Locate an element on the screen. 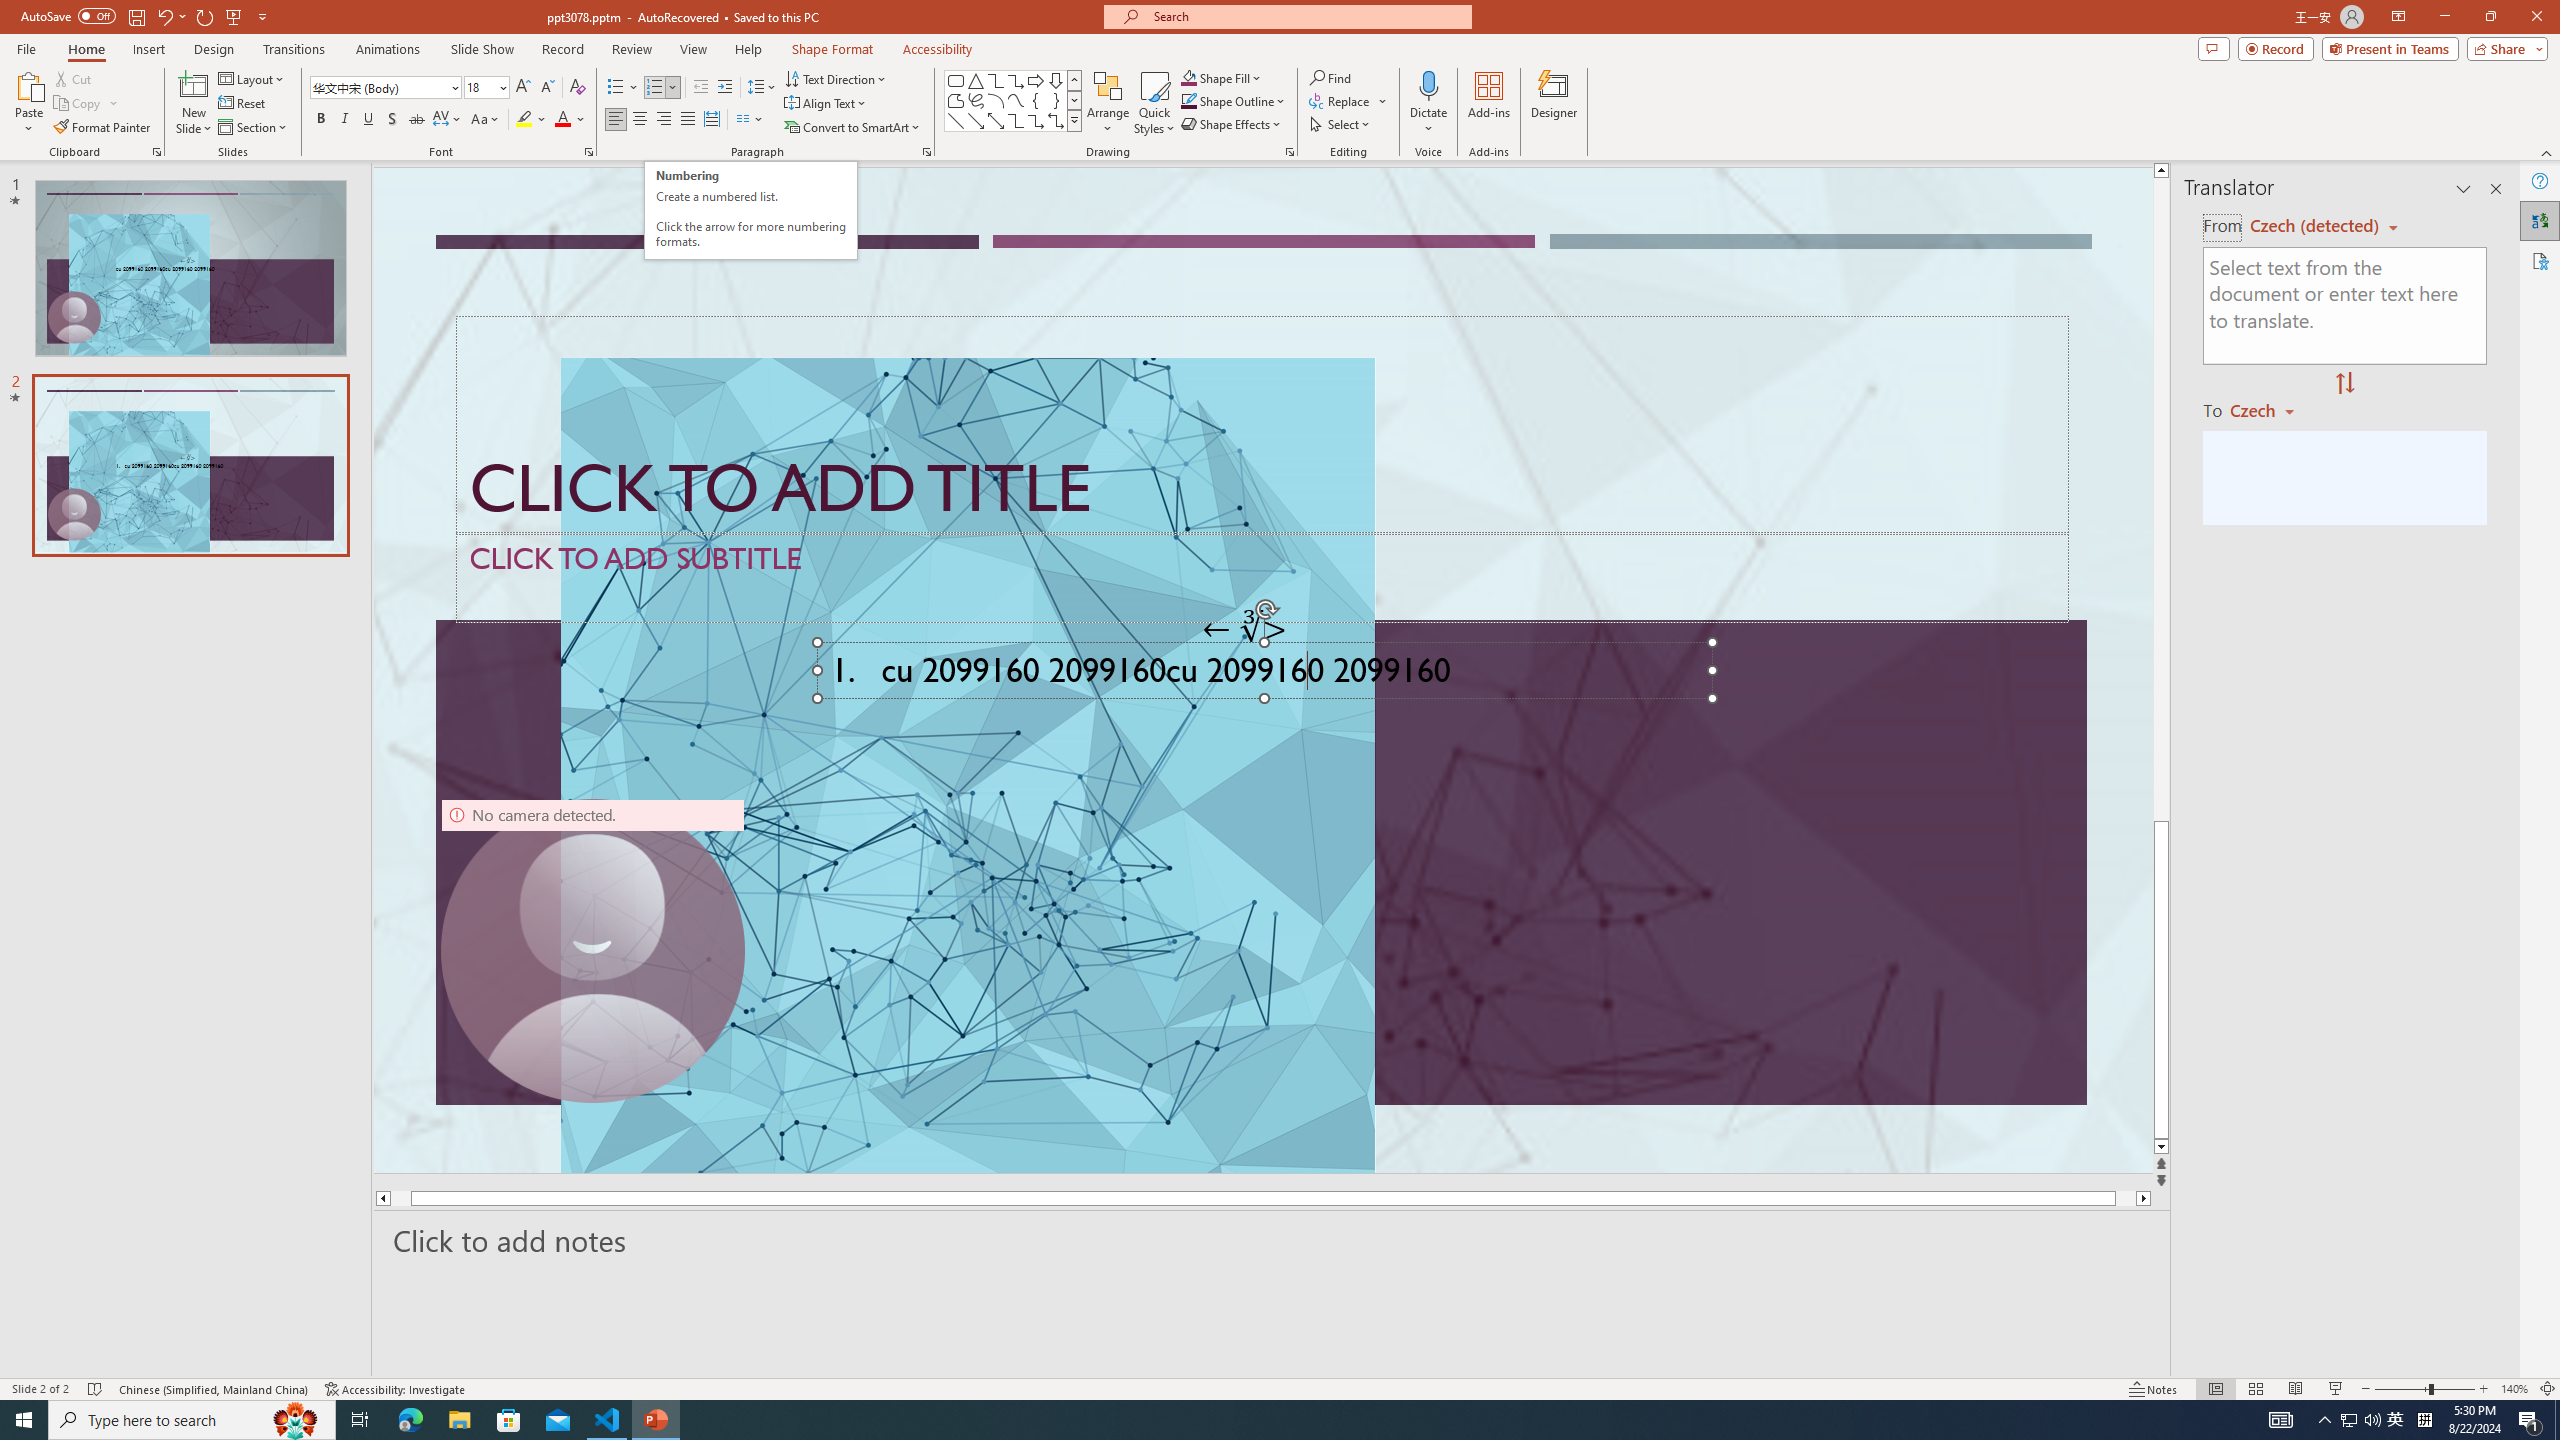  'TextBox 7' is located at coordinates (1244, 628).